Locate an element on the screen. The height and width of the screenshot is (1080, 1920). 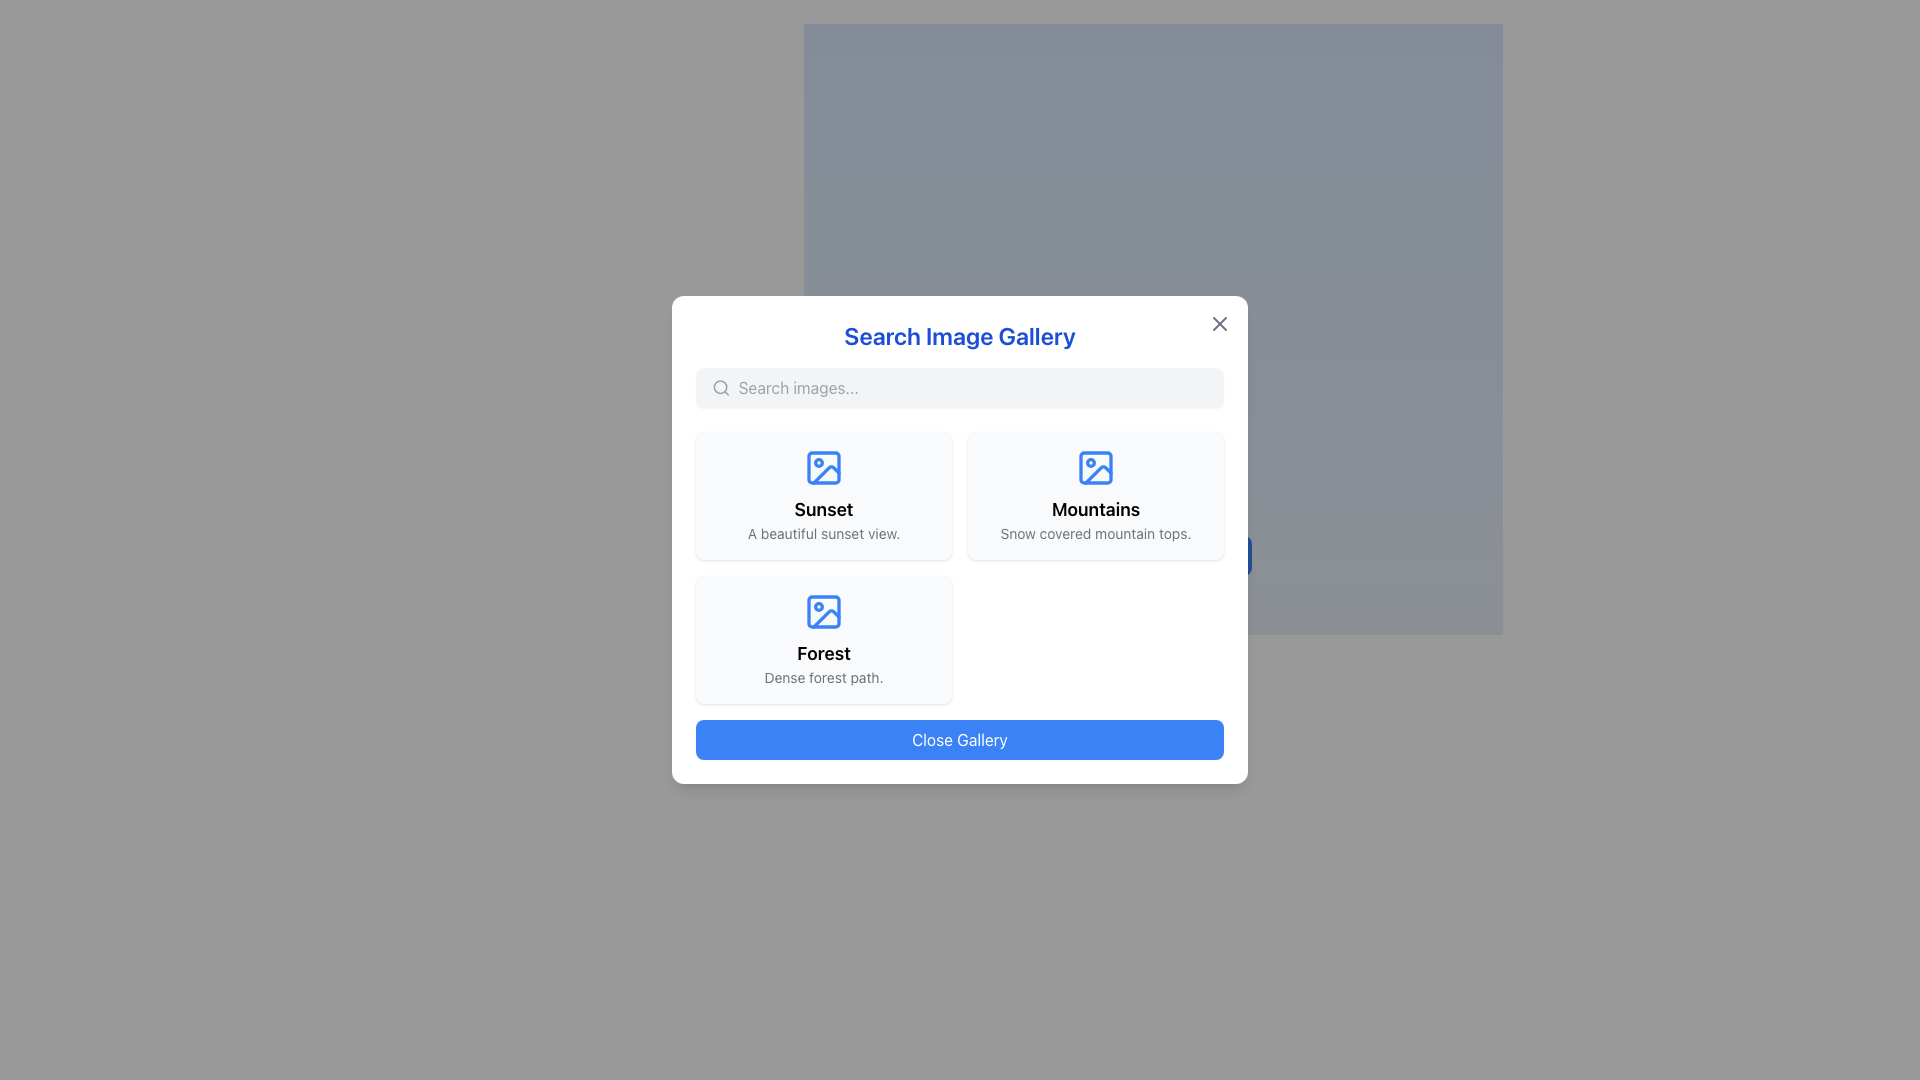
the 'Mountains' category card is located at coordinates (1094, 495).